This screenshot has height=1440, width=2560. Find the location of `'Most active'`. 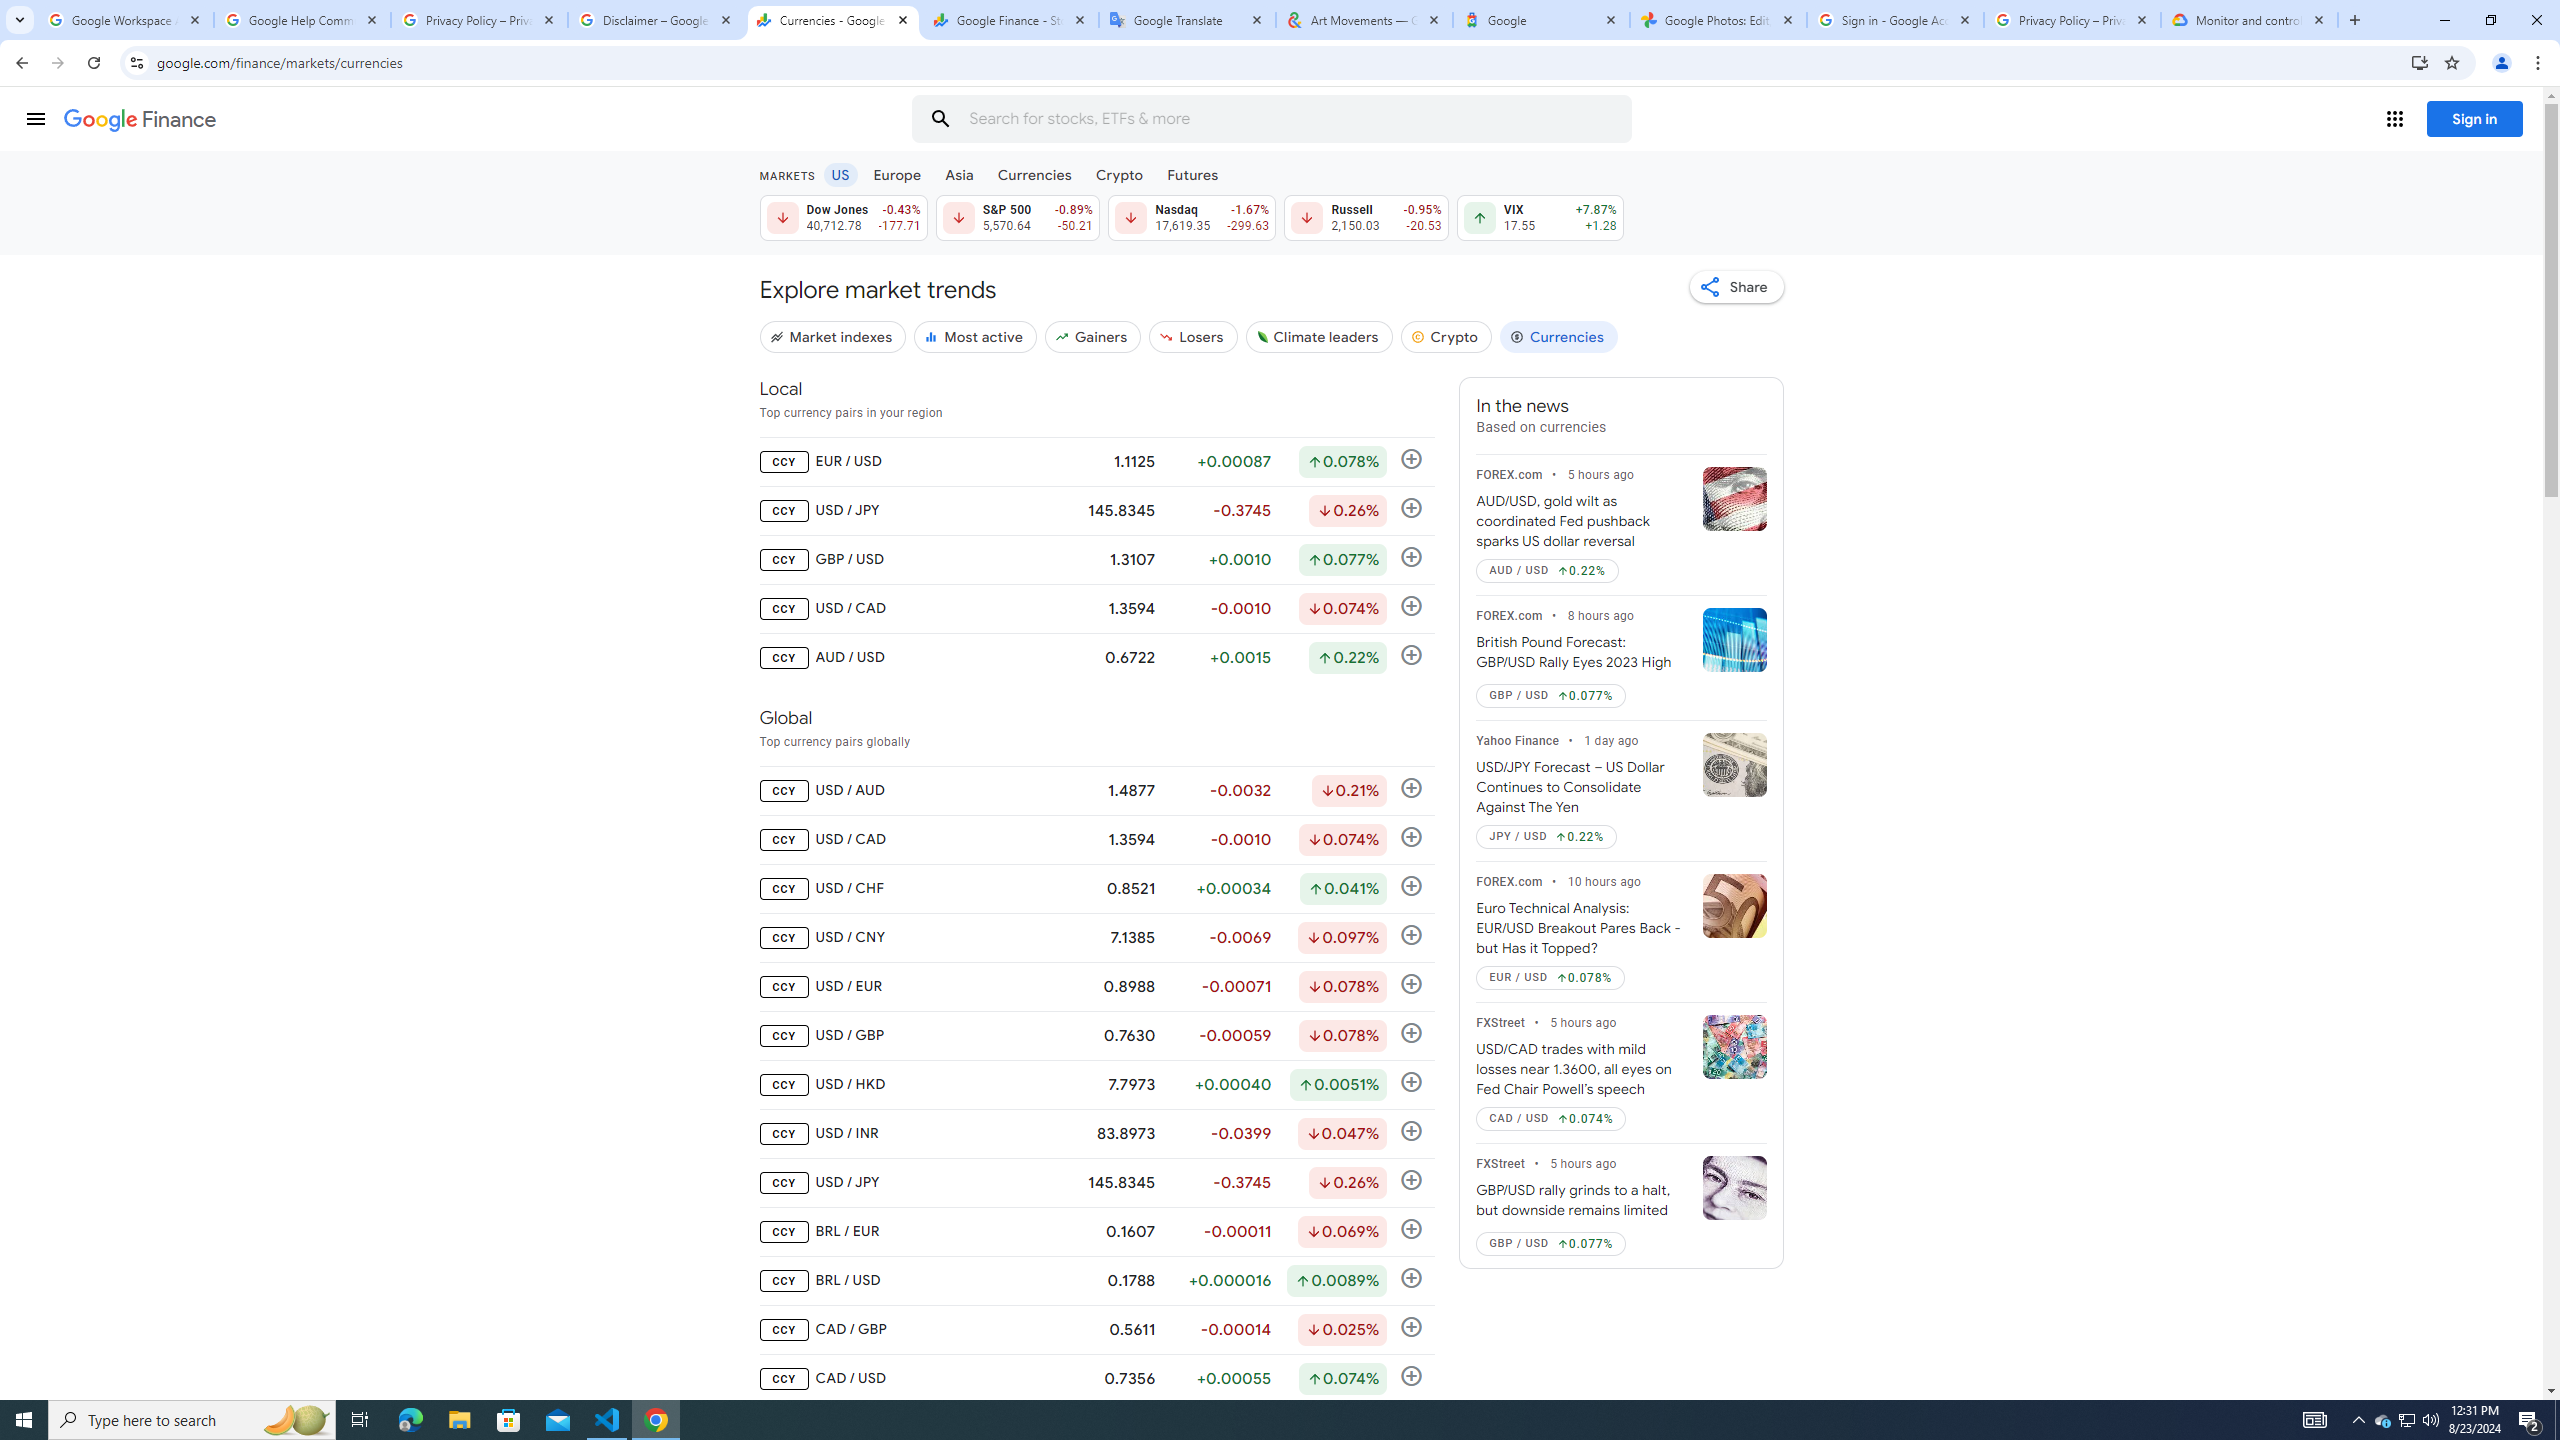

'Most active' is located at coordinates (974, 336).